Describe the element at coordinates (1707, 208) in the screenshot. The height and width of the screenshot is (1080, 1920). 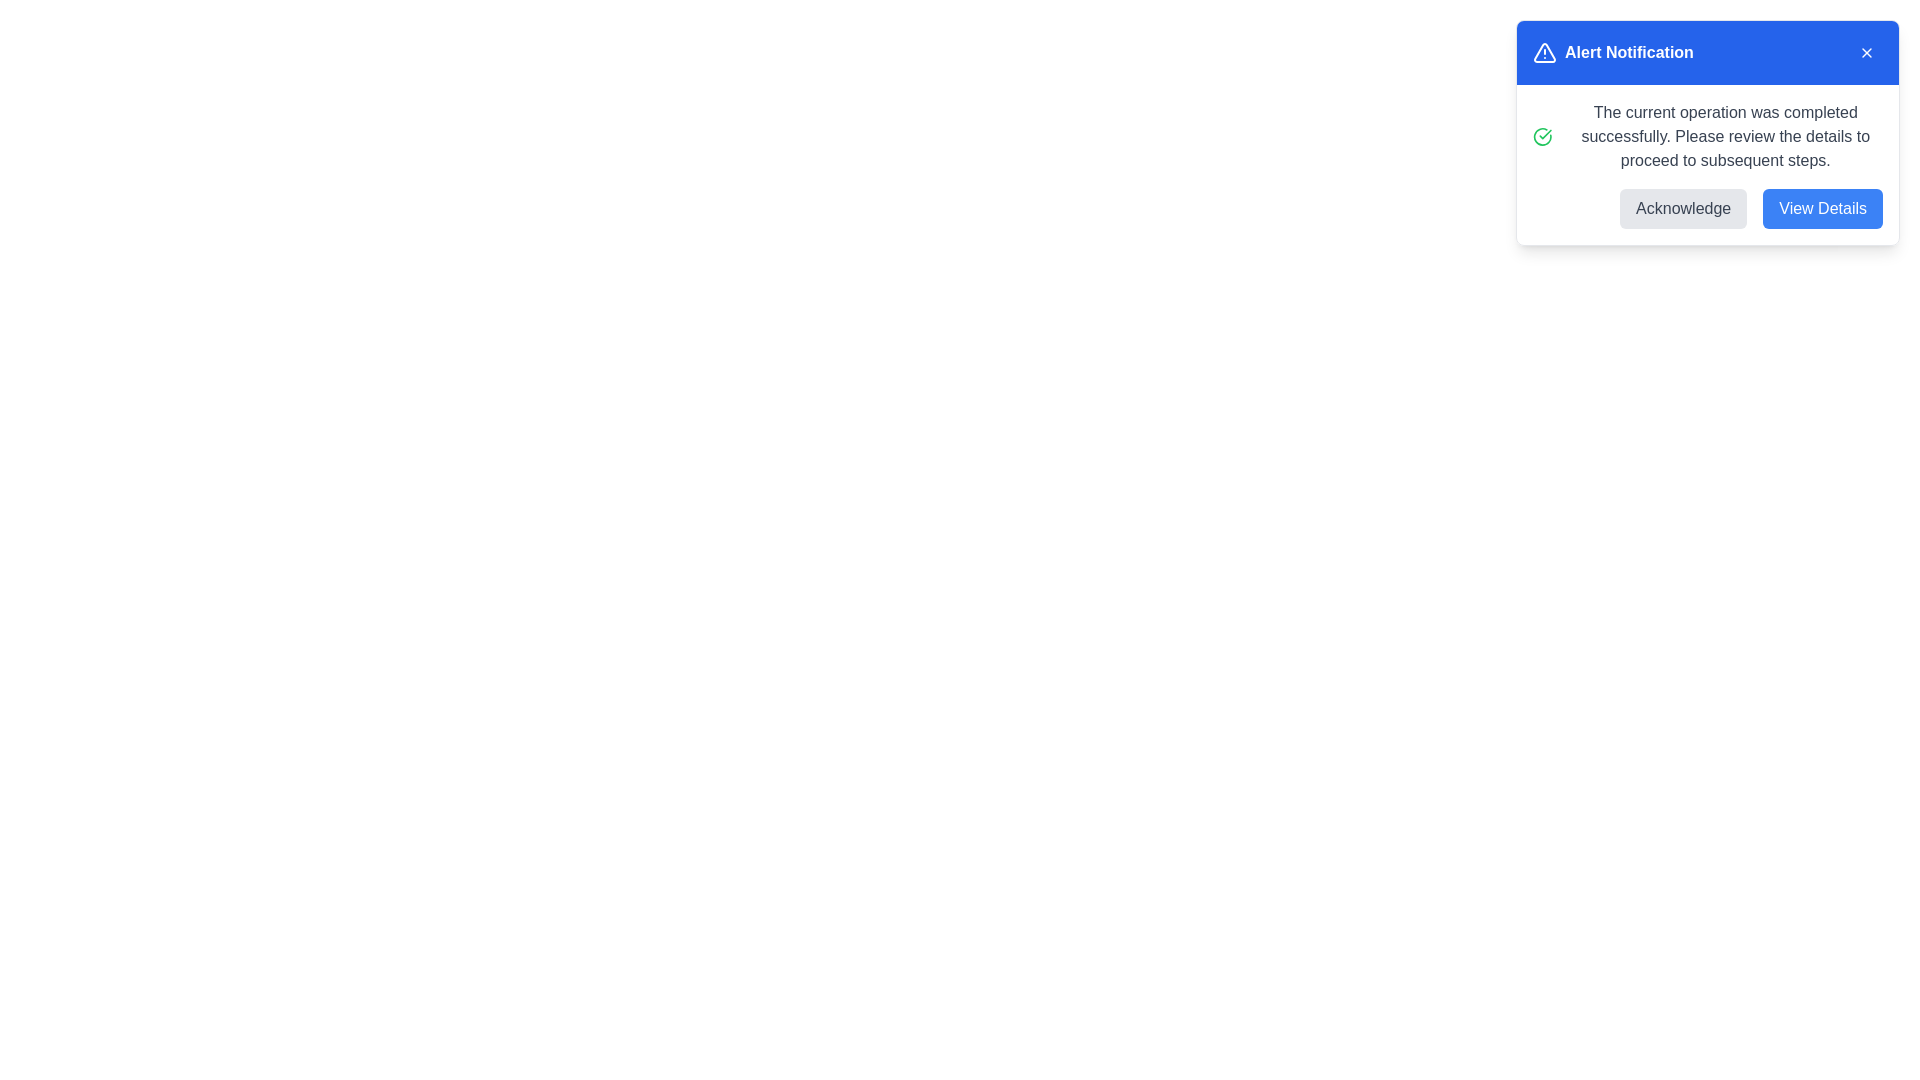
I see `the group of buttons located at the bottom-right of the alert notification panel` at that location.